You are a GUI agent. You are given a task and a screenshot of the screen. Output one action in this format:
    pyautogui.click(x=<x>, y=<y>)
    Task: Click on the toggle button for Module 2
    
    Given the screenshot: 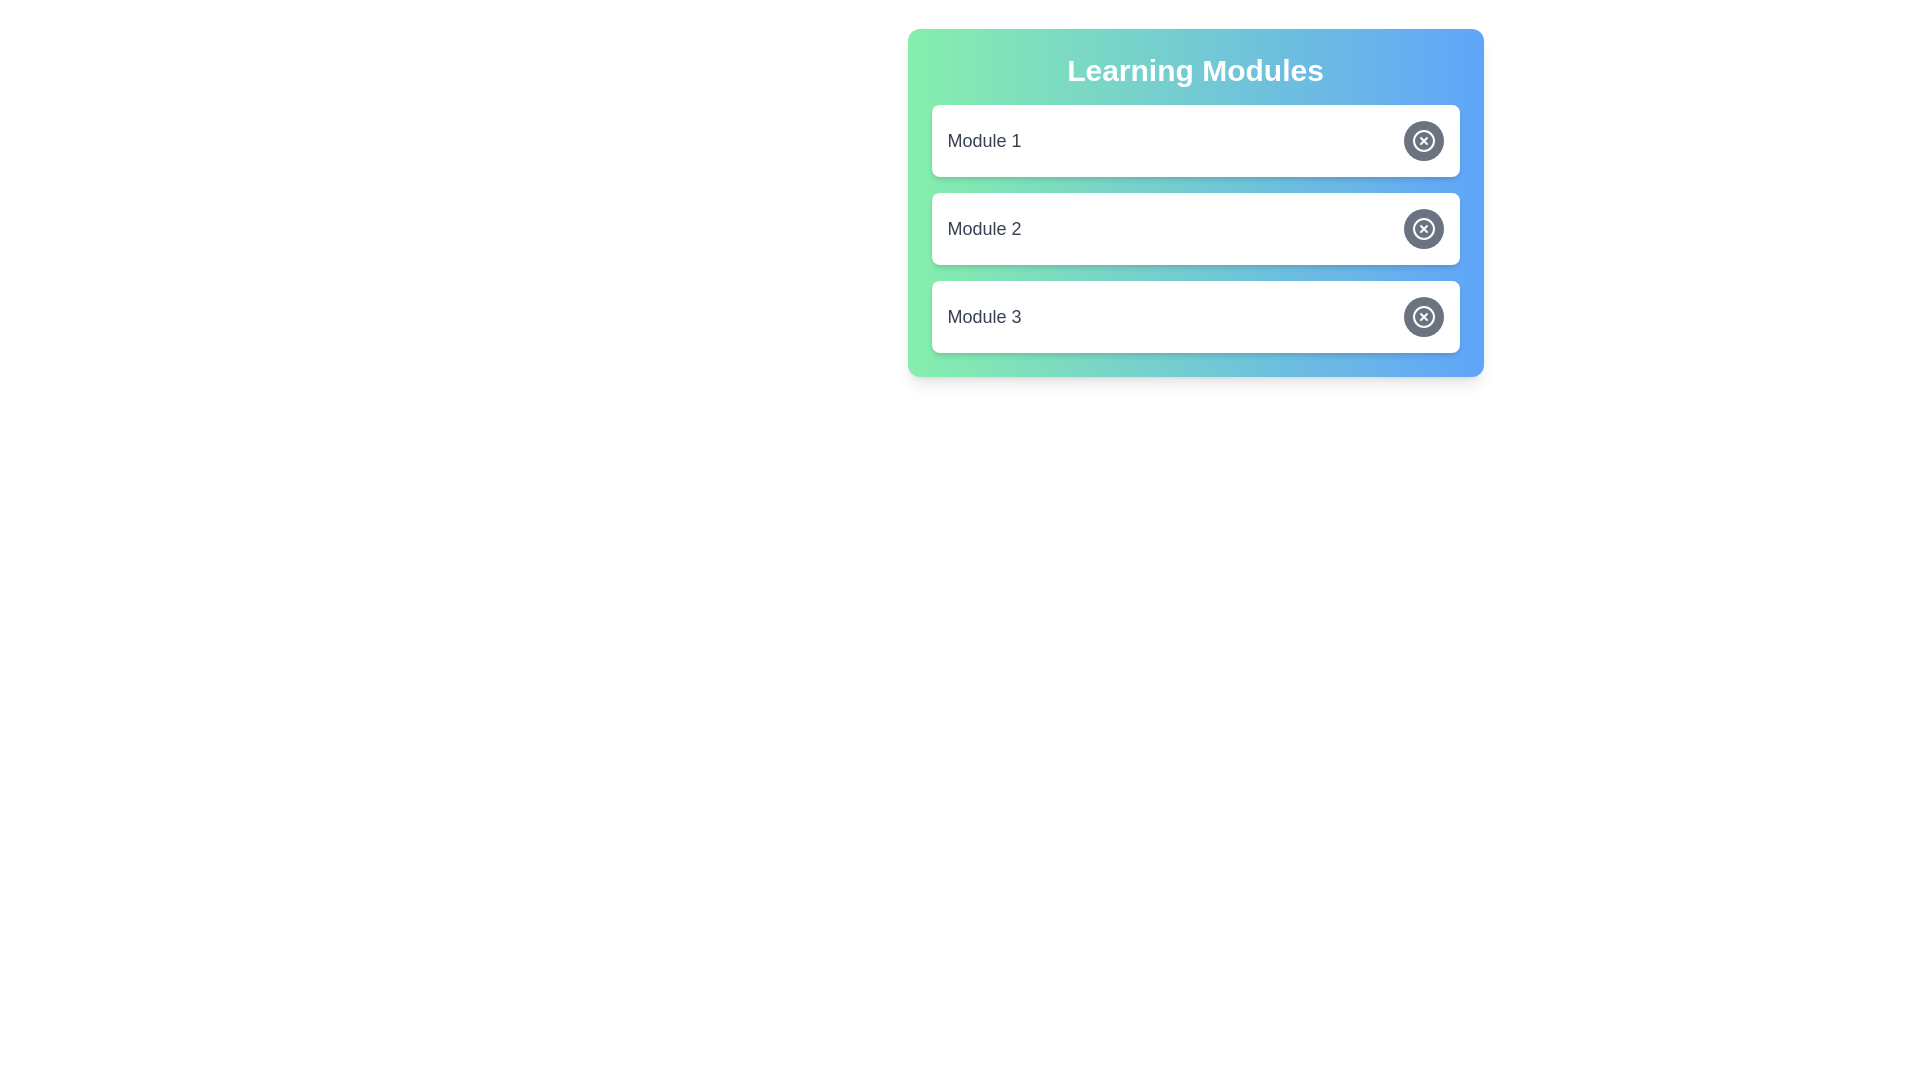 What is the action you would take?
    pyautogui.click(x=1422, y=227)
    